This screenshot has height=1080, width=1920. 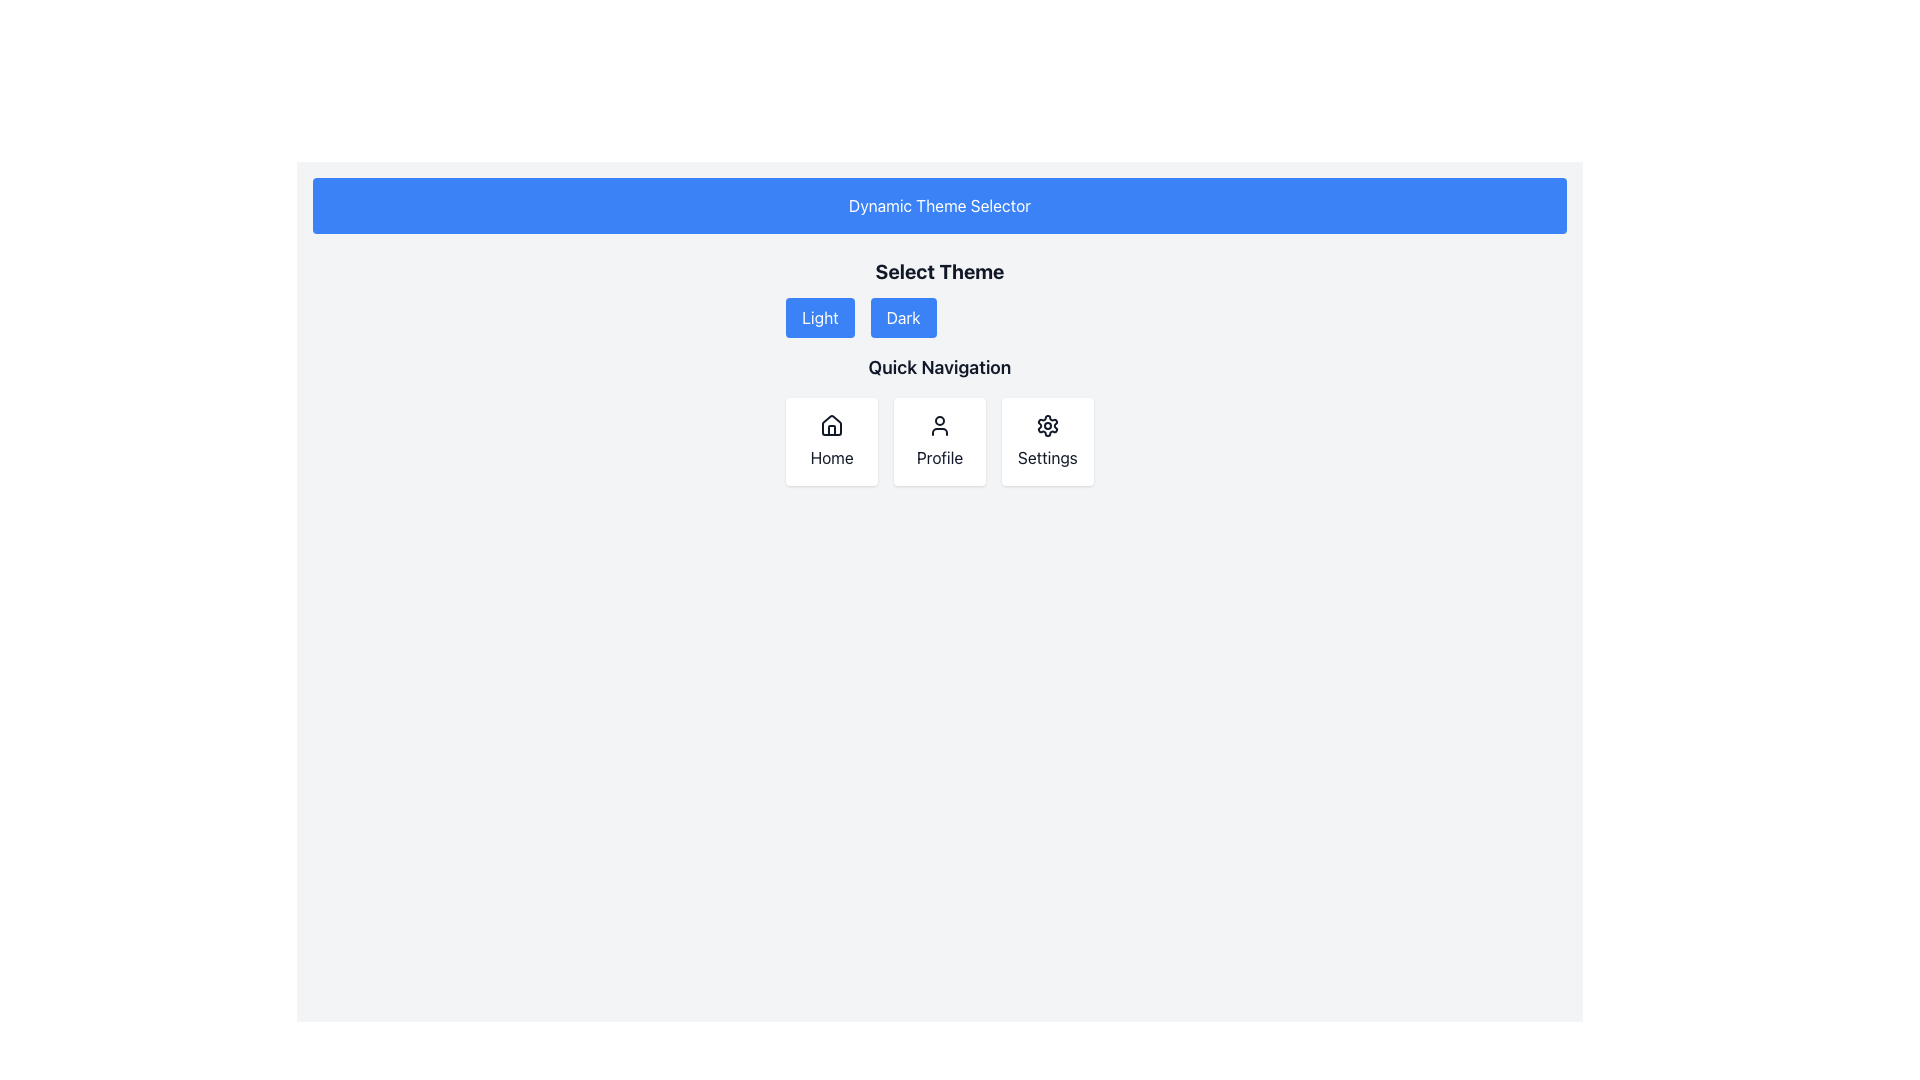 I want to click on the 'Profile' navigation button, which is the center item among three options labeled 'Home', 'Profile', and 'Settings', so click(x=939, y=441).